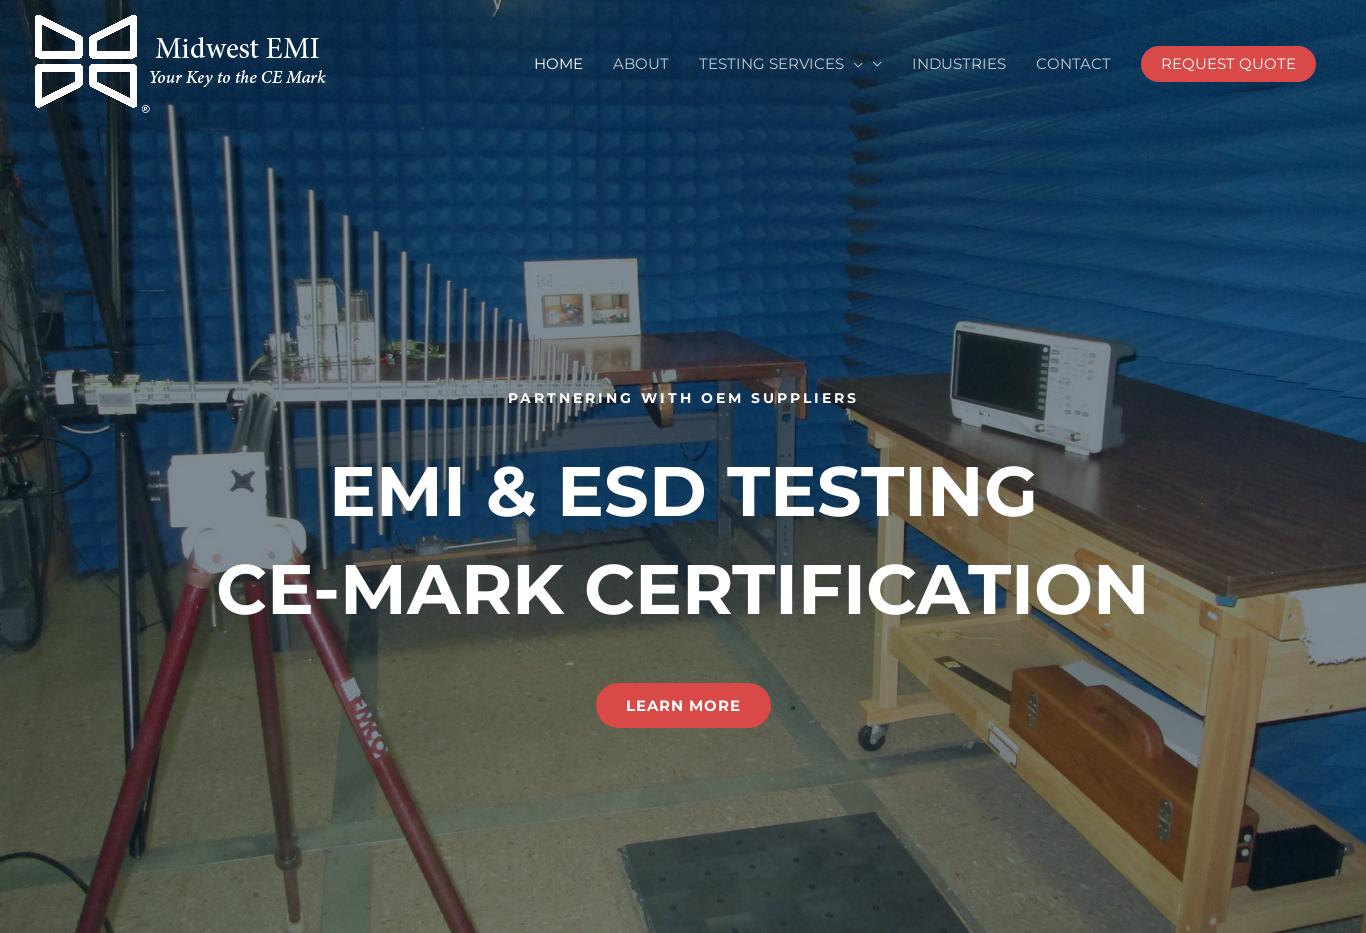 This screenshot has height=933, width=1366. I want to click on 'INDUSTRIES', so click(958, 63).